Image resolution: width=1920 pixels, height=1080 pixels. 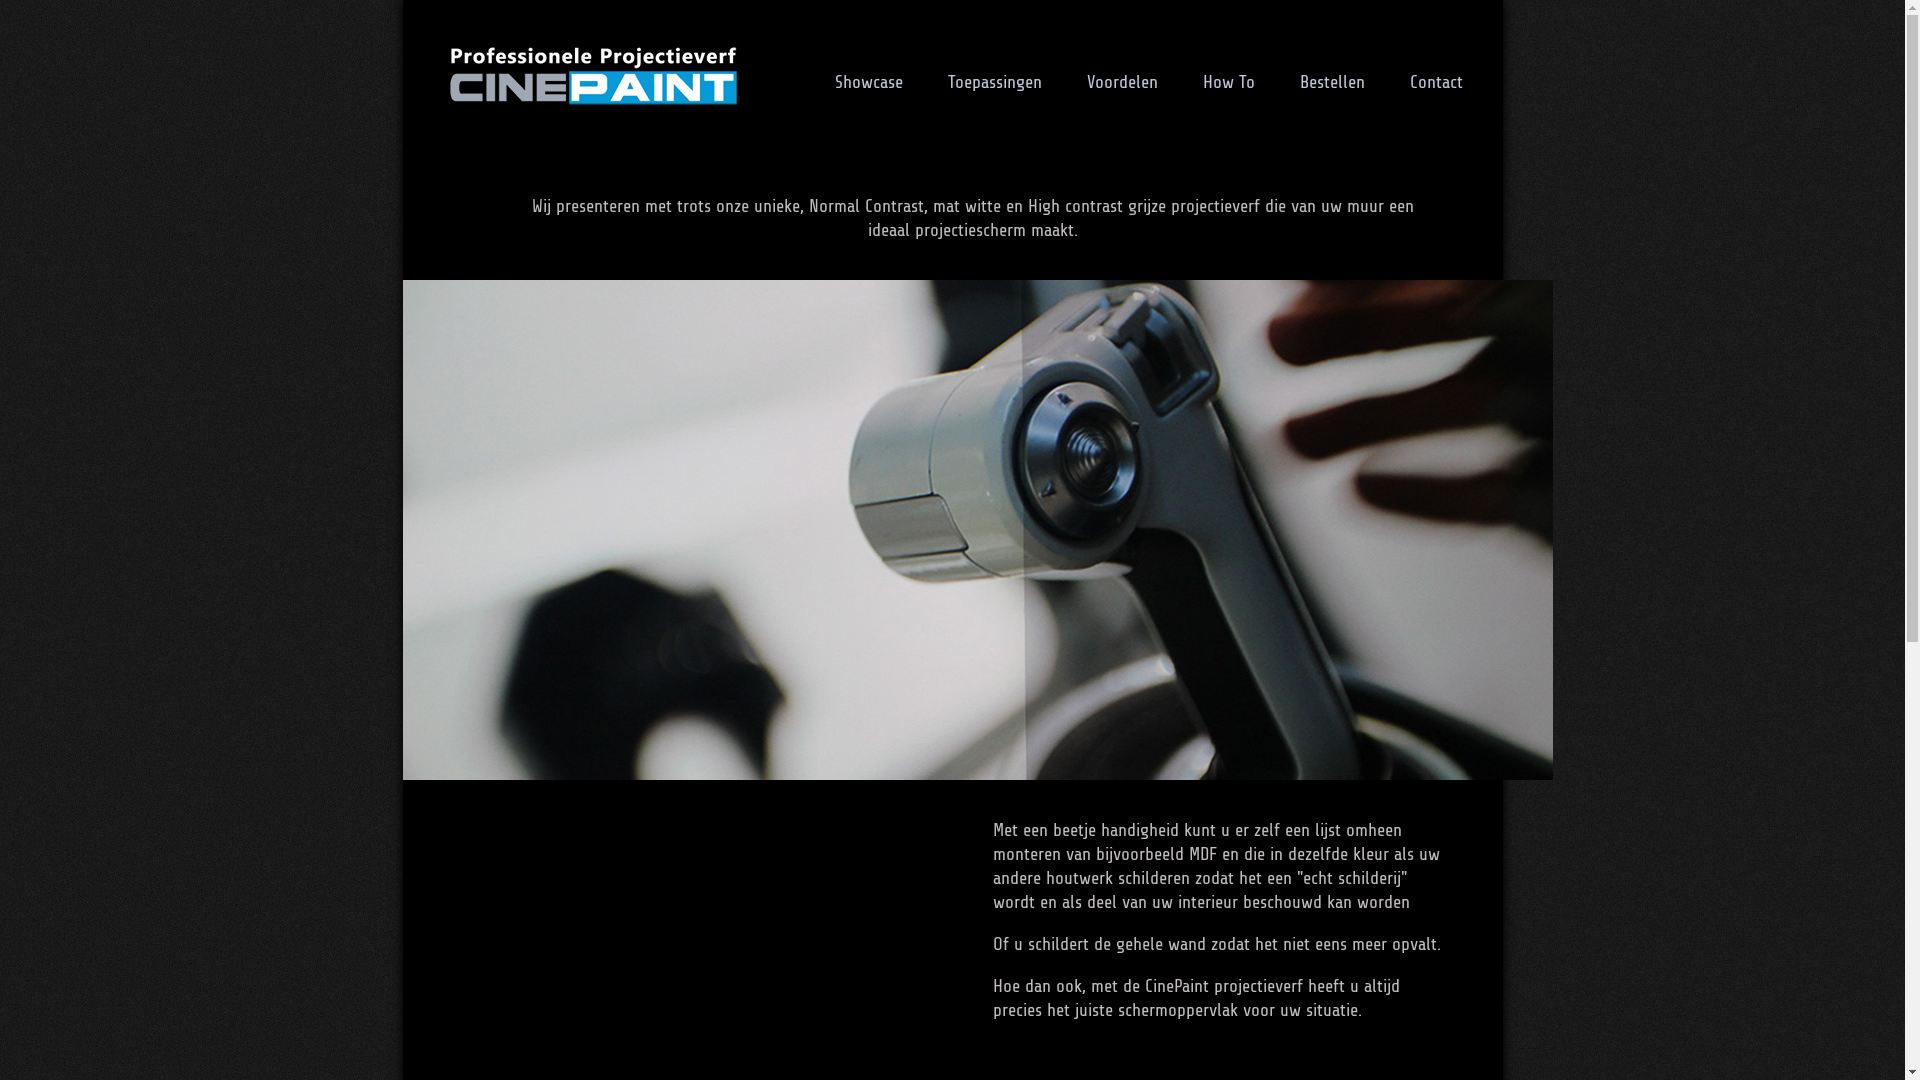 I want to click on 'How To', so click(x=1227, y=80).